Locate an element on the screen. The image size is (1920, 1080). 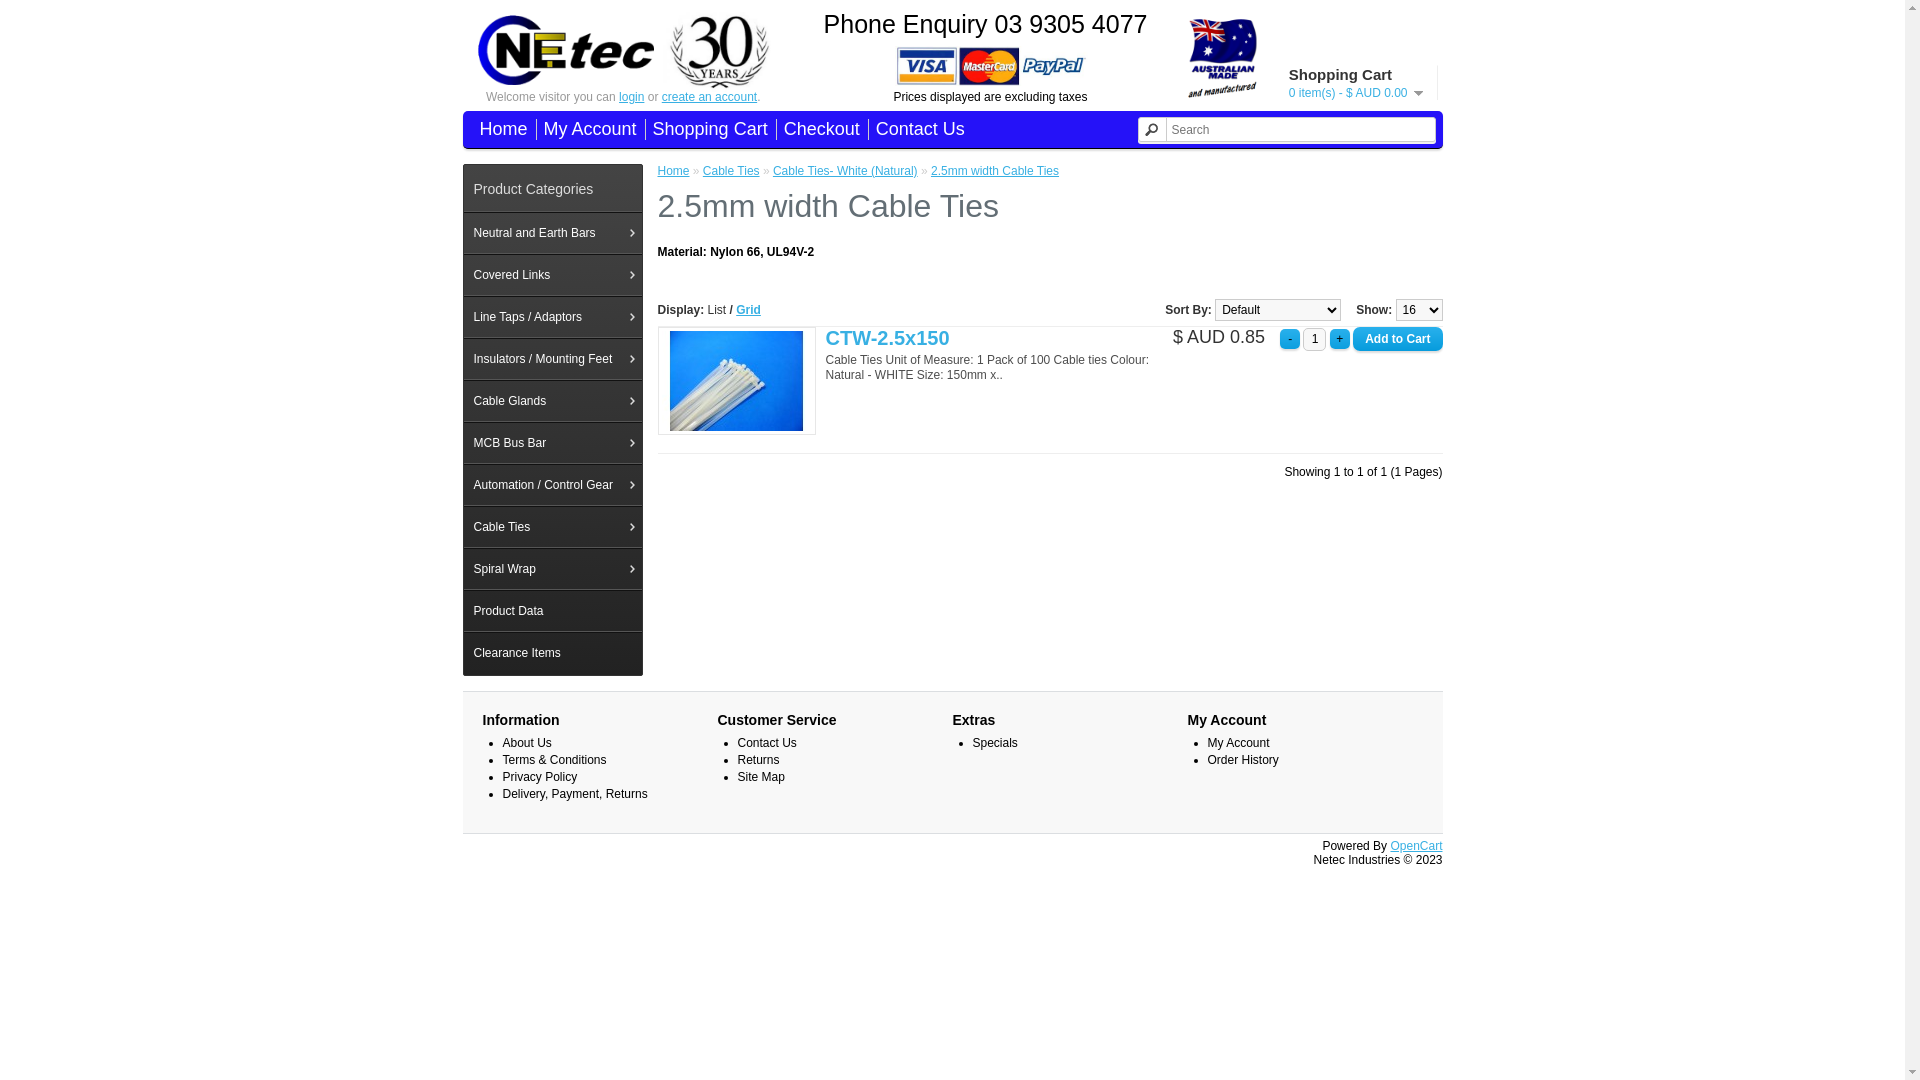
'-' is located at coordinates (1290, 338).